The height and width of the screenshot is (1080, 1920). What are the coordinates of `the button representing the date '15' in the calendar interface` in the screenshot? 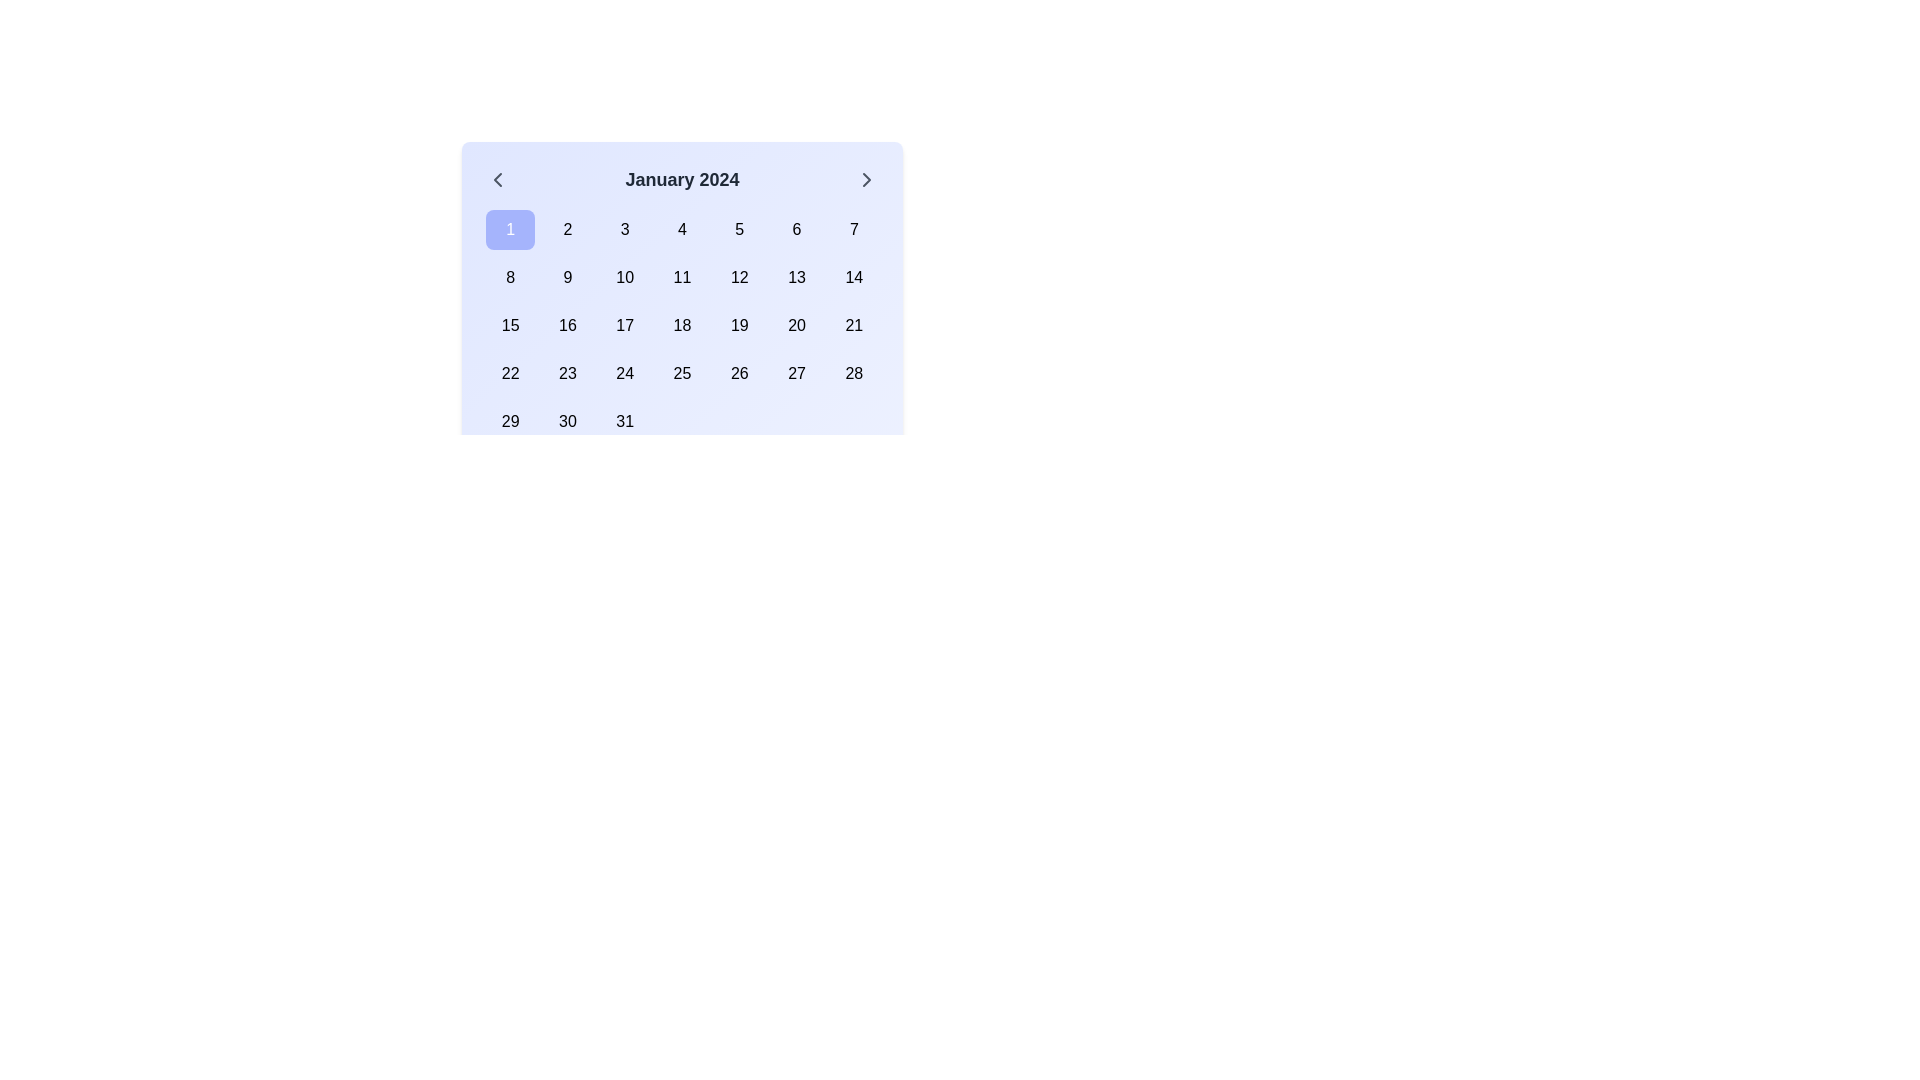 It's located at (510, 325).